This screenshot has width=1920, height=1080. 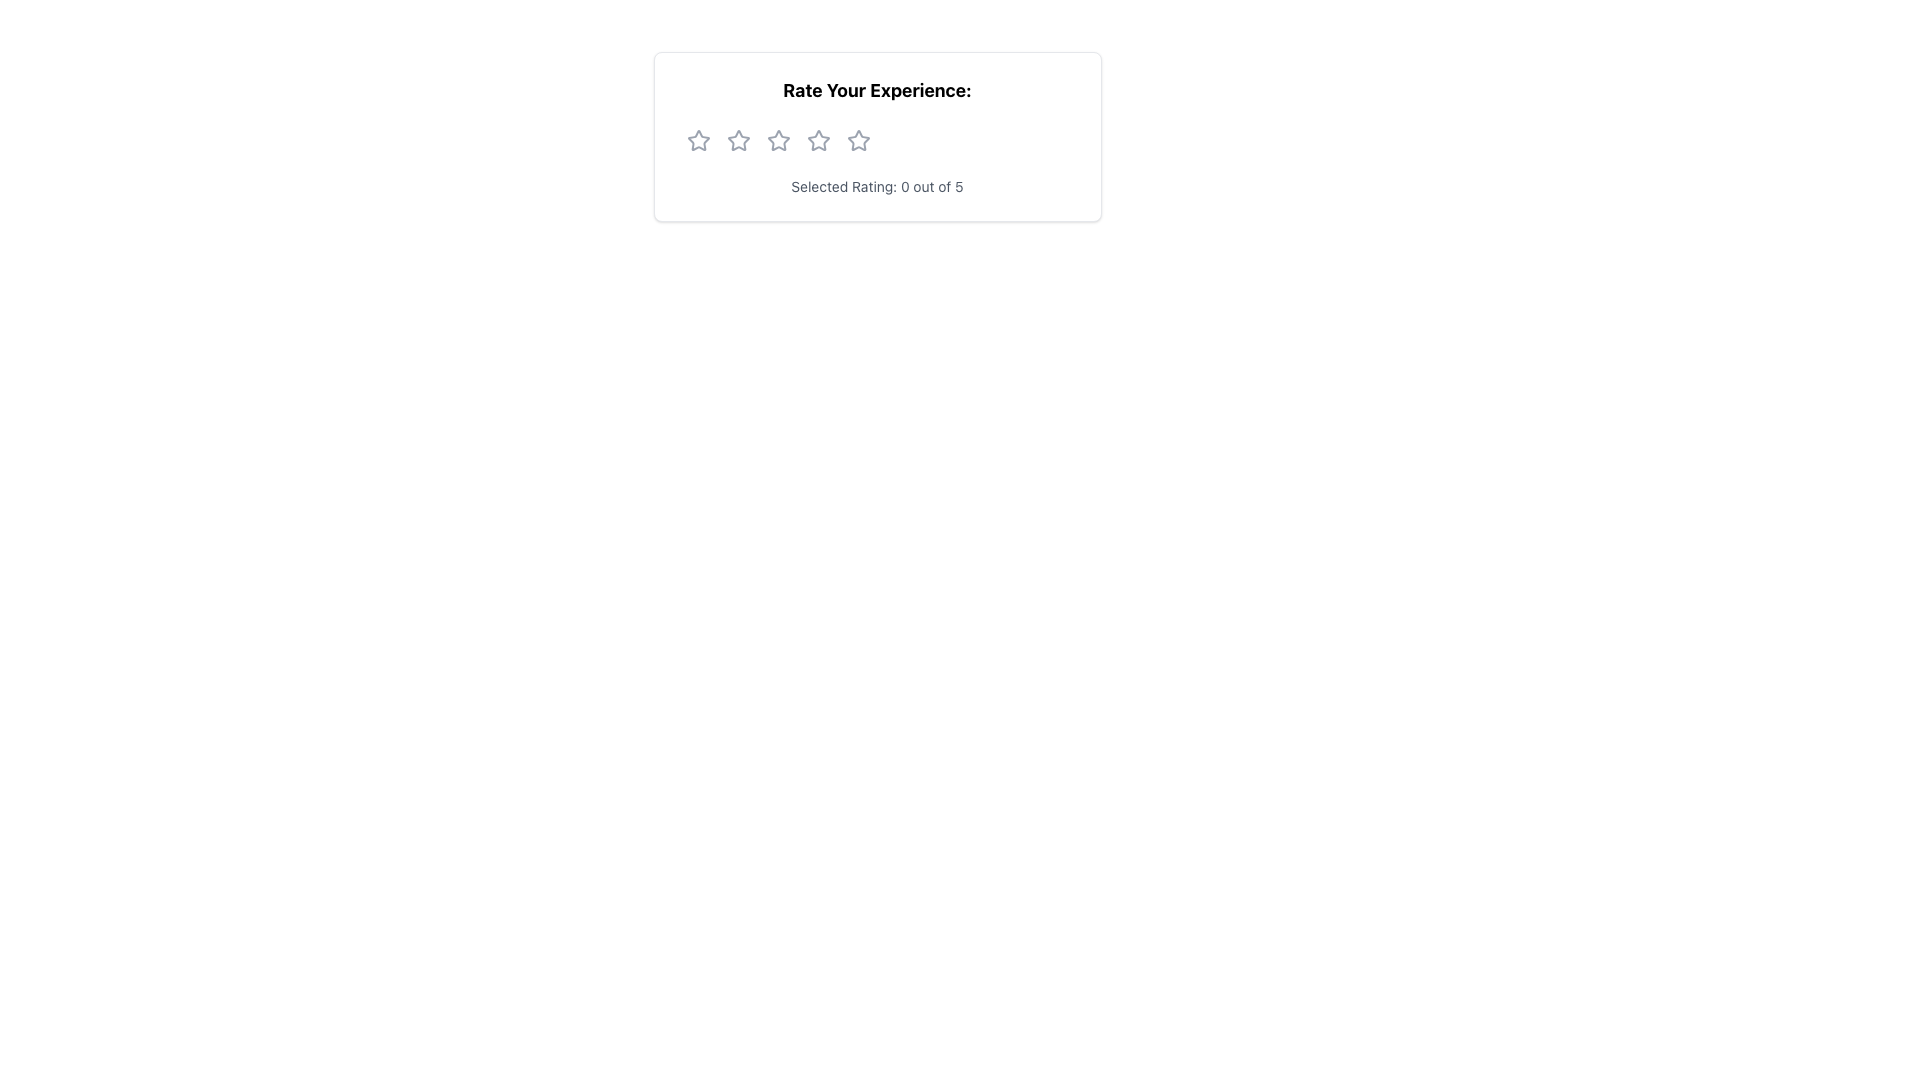 I want to click on the first star-shaped rating icon that changes color from gray to yellow on hover, indicating its interactivity, so click(x=698, y=140).